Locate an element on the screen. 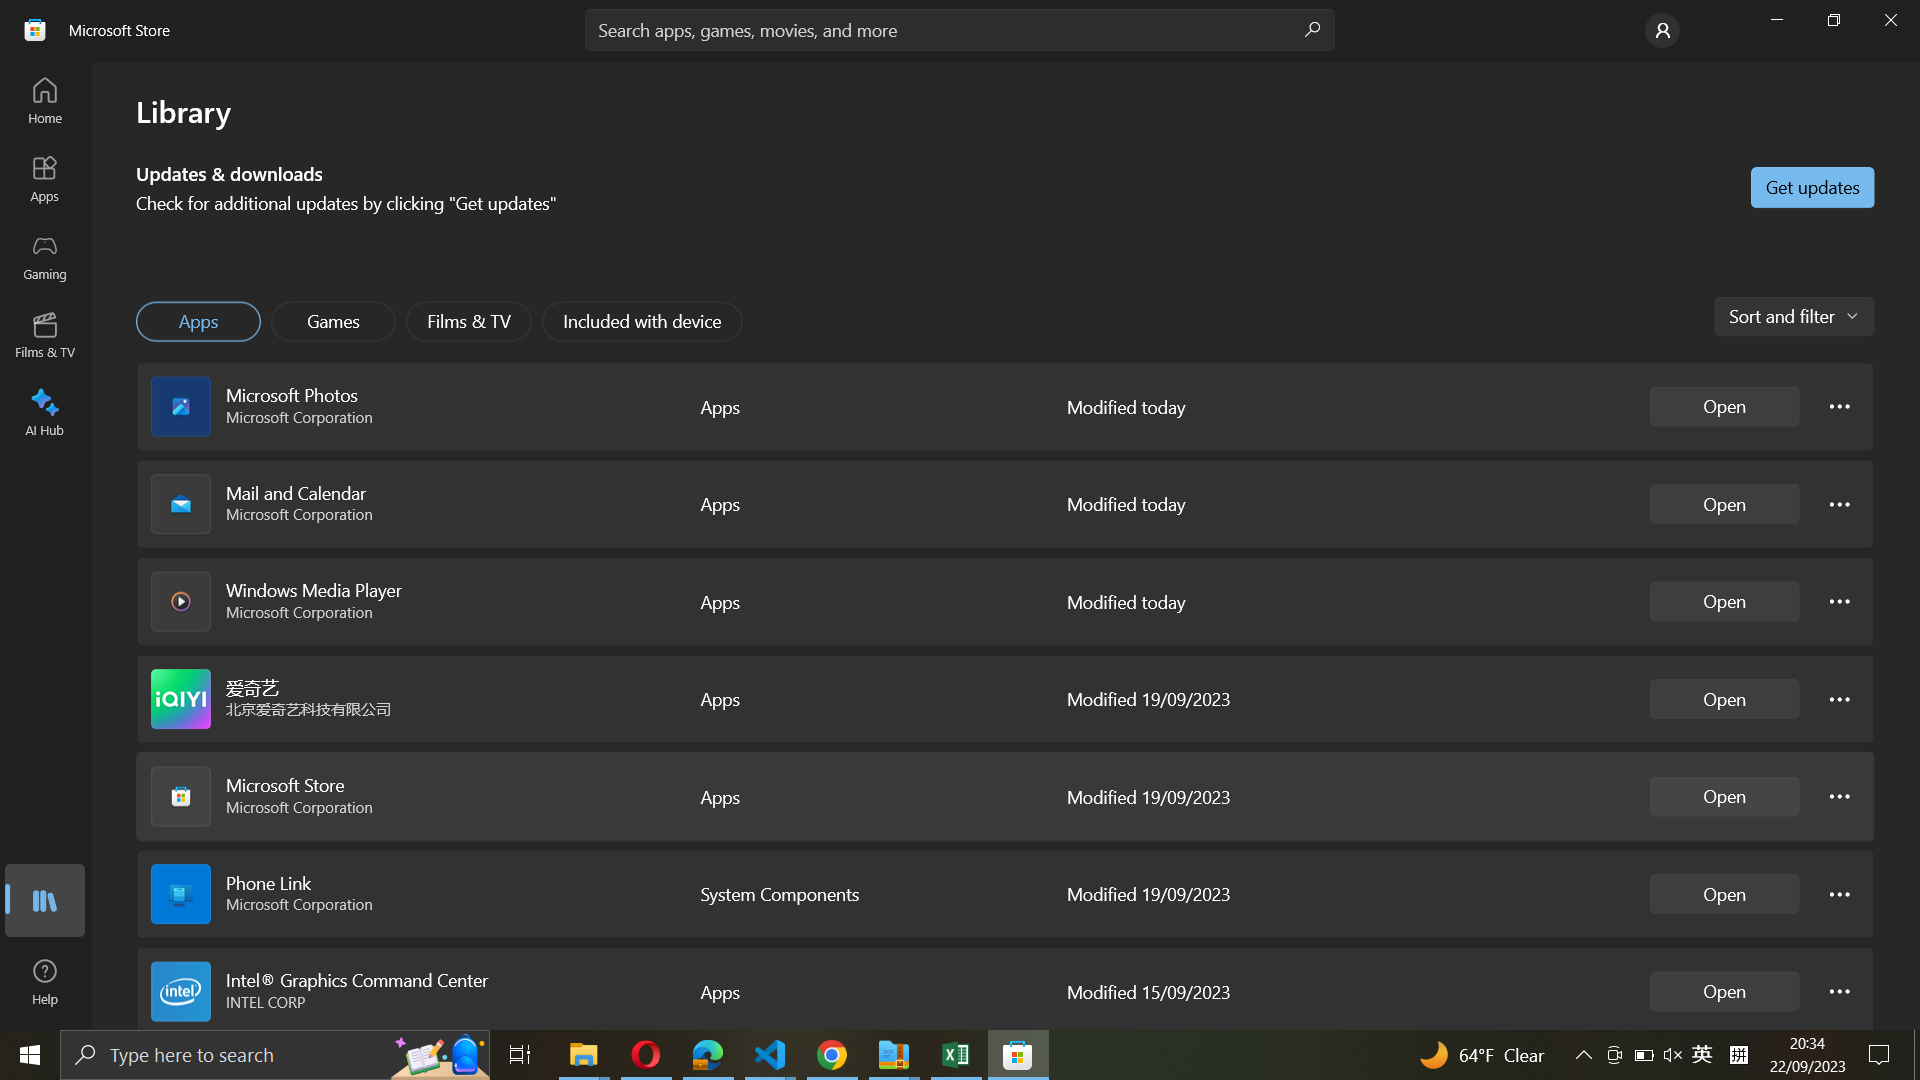 The width and height of the screenshot is (1920, 1080). the Gaming portal is located at coordinates (47, 257).